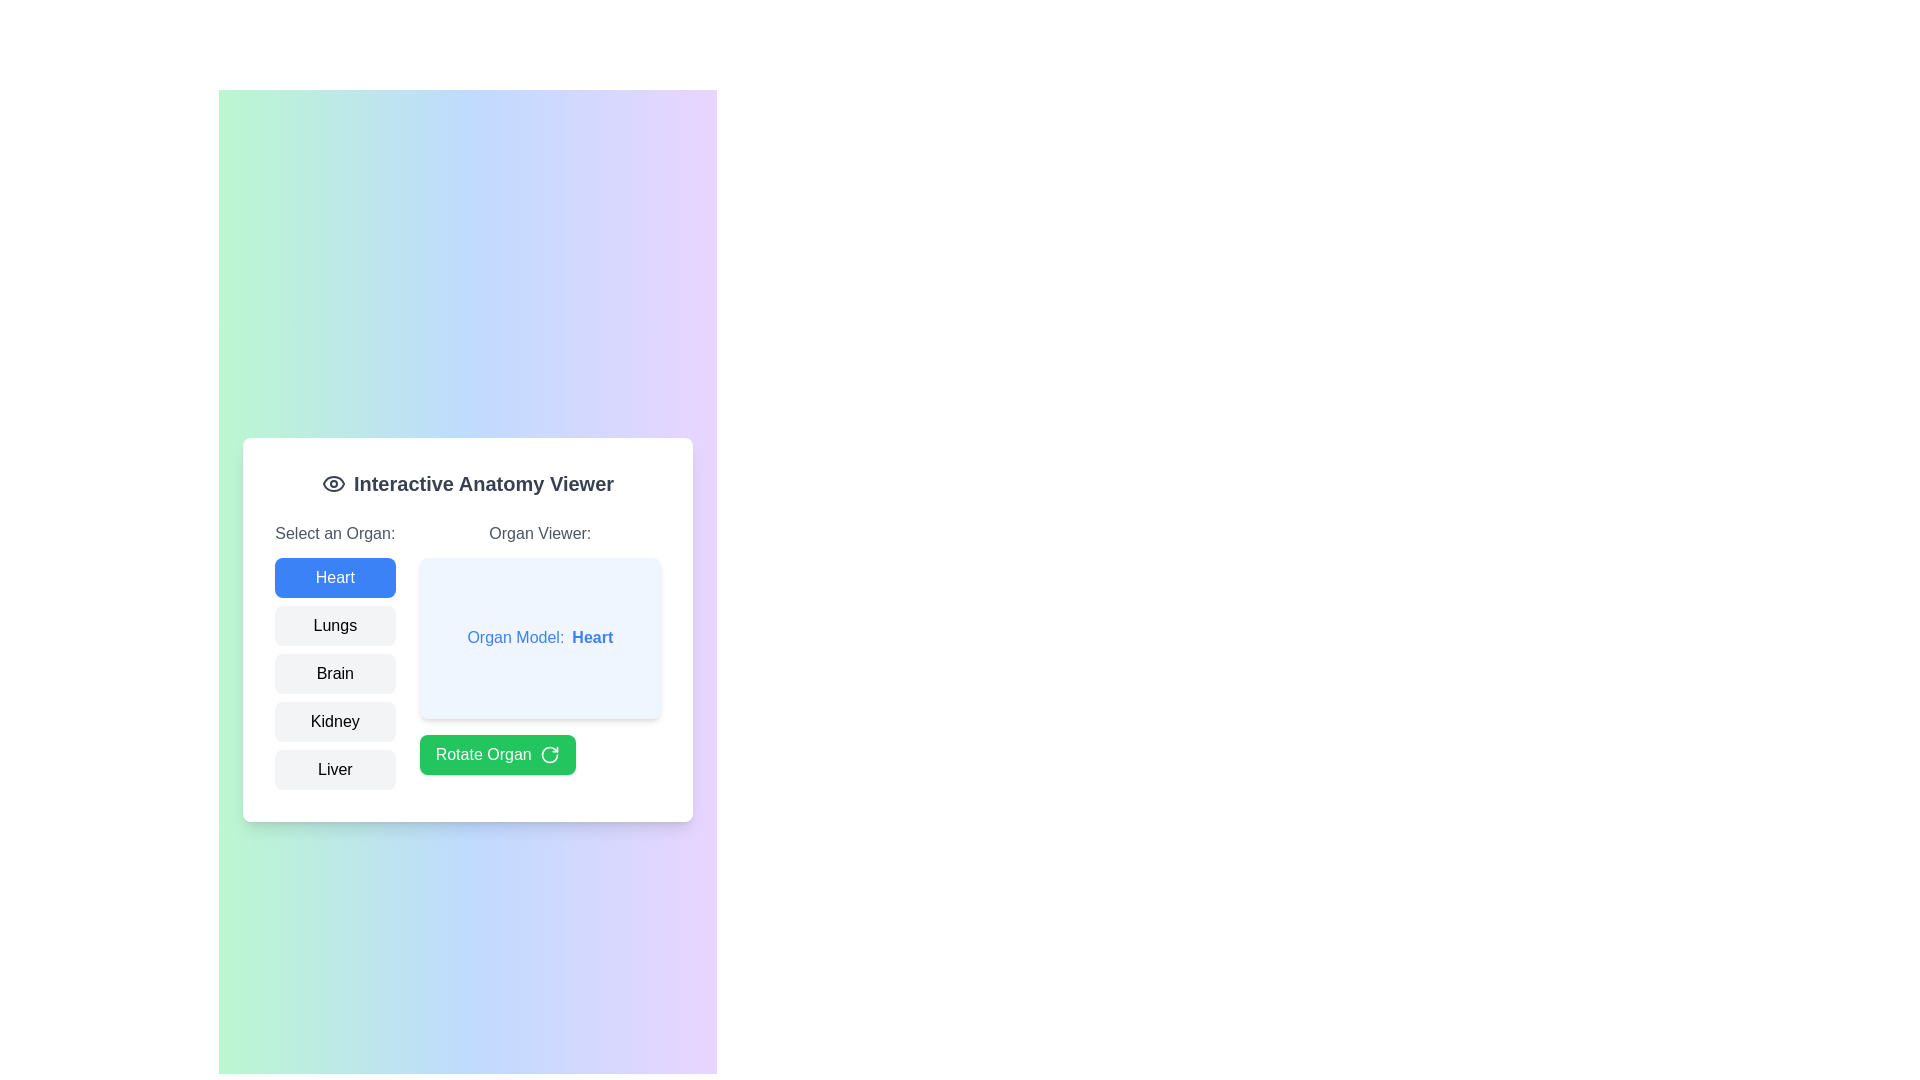  Describe the element at coordinates (335, 674) in the screenshot. I see `the button labeled 'Brain', which is a rectangular button with rounded corners, located under the 'Select an Organ' section, positioned below the 'Lungs' button and above the 'Kidney' button` at that location.